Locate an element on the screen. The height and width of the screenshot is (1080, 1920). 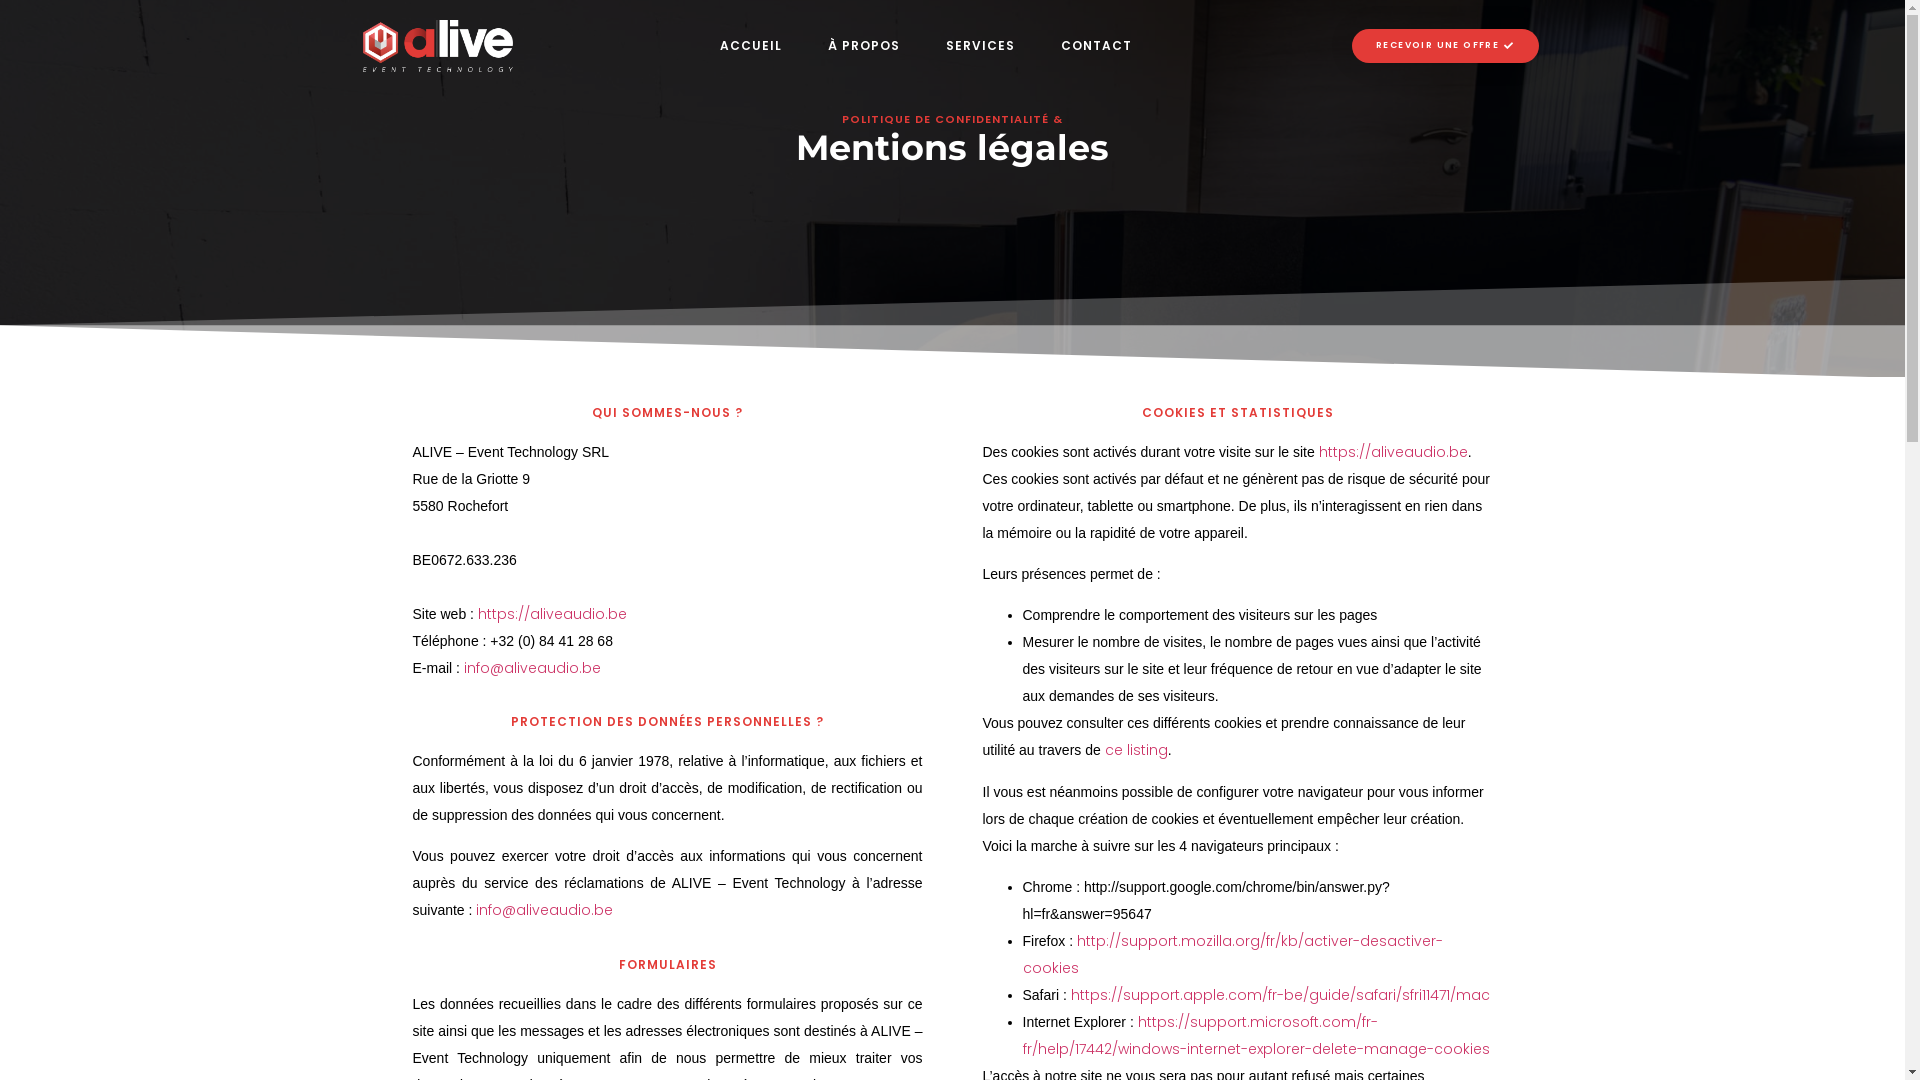
'SERVICES' is located at coordinates (980, 45).